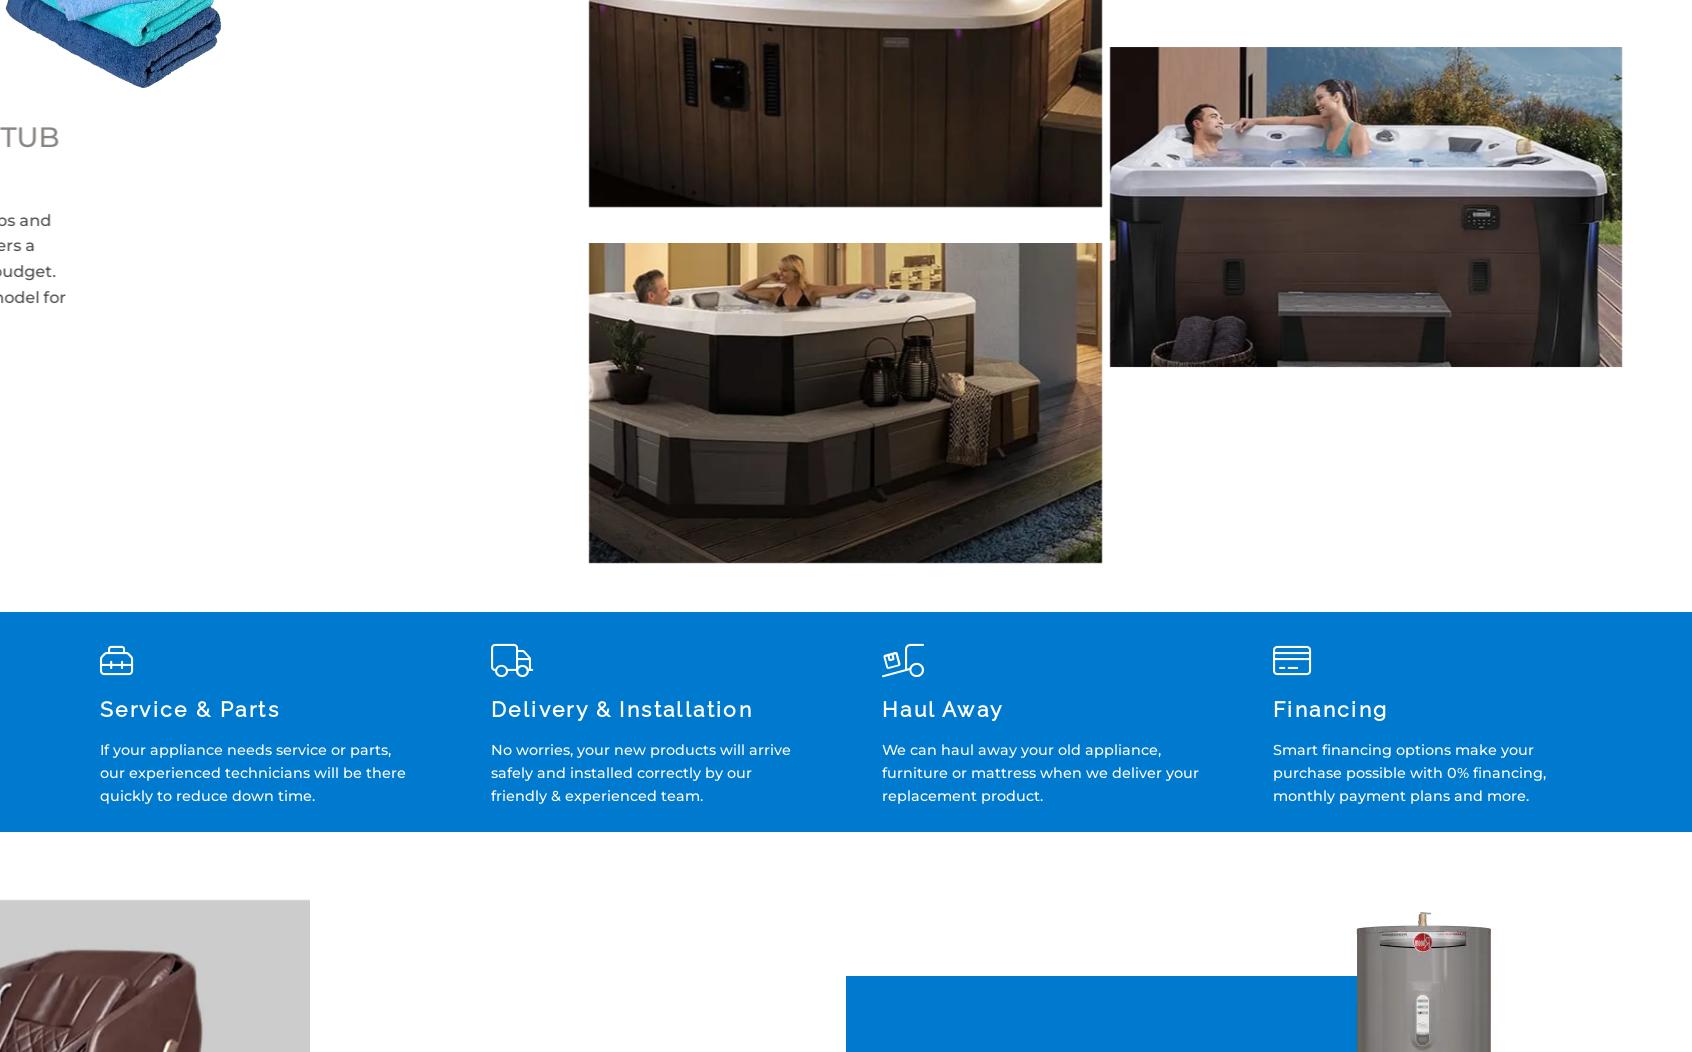 This screenshot has width=1692, height=1052. Describe the element at coordinates (881, 772) in the screenshot. I see `'We can haul away your old appliance, furniture or mattress when we deliver your replacement product.'` at that location.